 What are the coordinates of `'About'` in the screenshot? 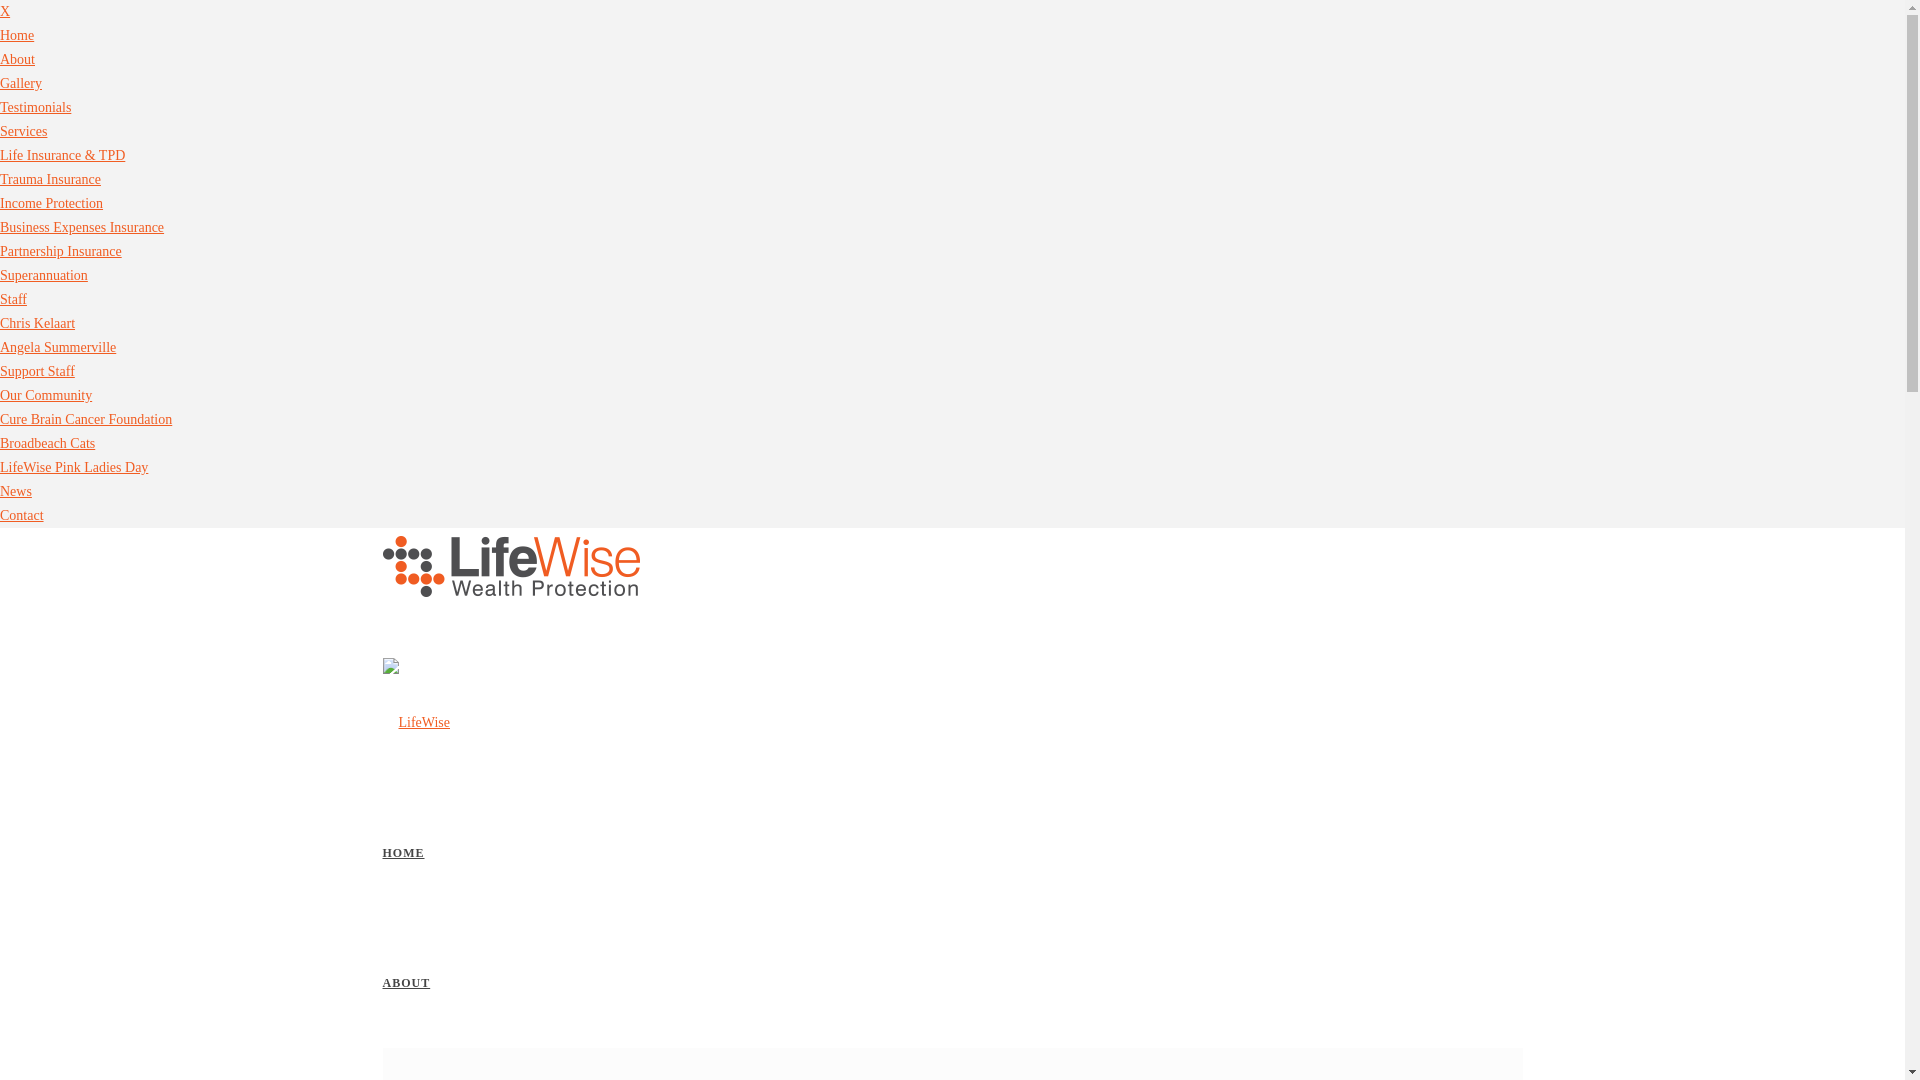 It's located at (17, 58).